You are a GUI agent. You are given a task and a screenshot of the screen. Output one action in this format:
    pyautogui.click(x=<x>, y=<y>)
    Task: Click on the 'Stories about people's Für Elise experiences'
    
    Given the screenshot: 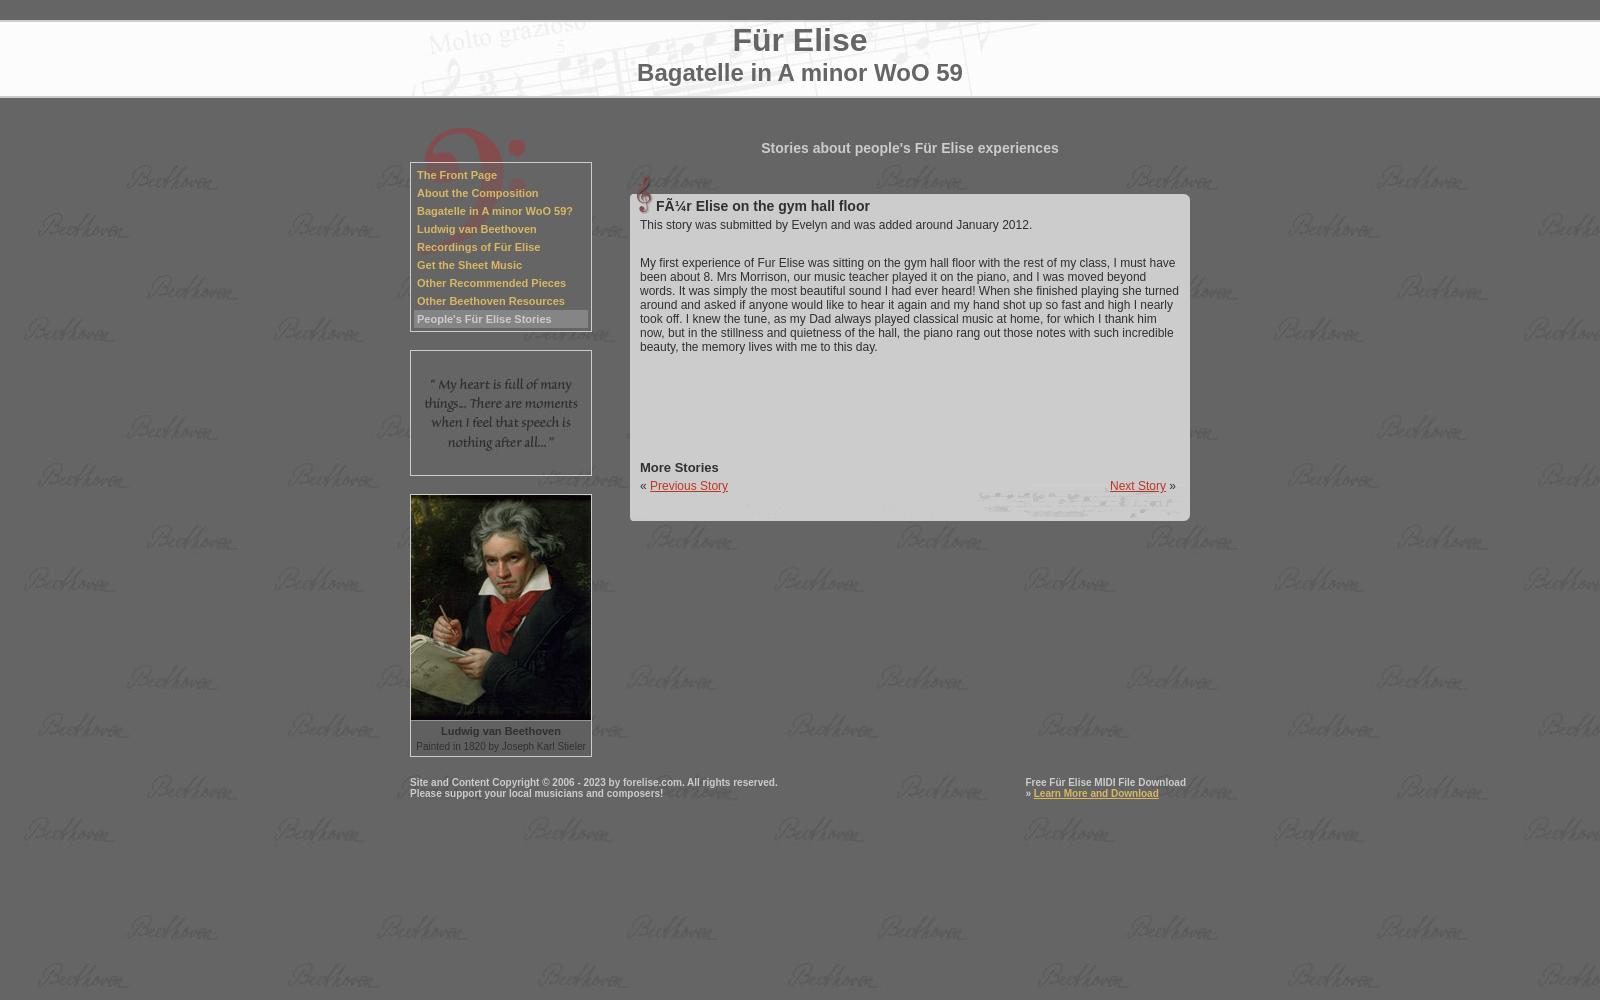 What is the action you would take?
    pyautogui.click(x=908, y=148)
    